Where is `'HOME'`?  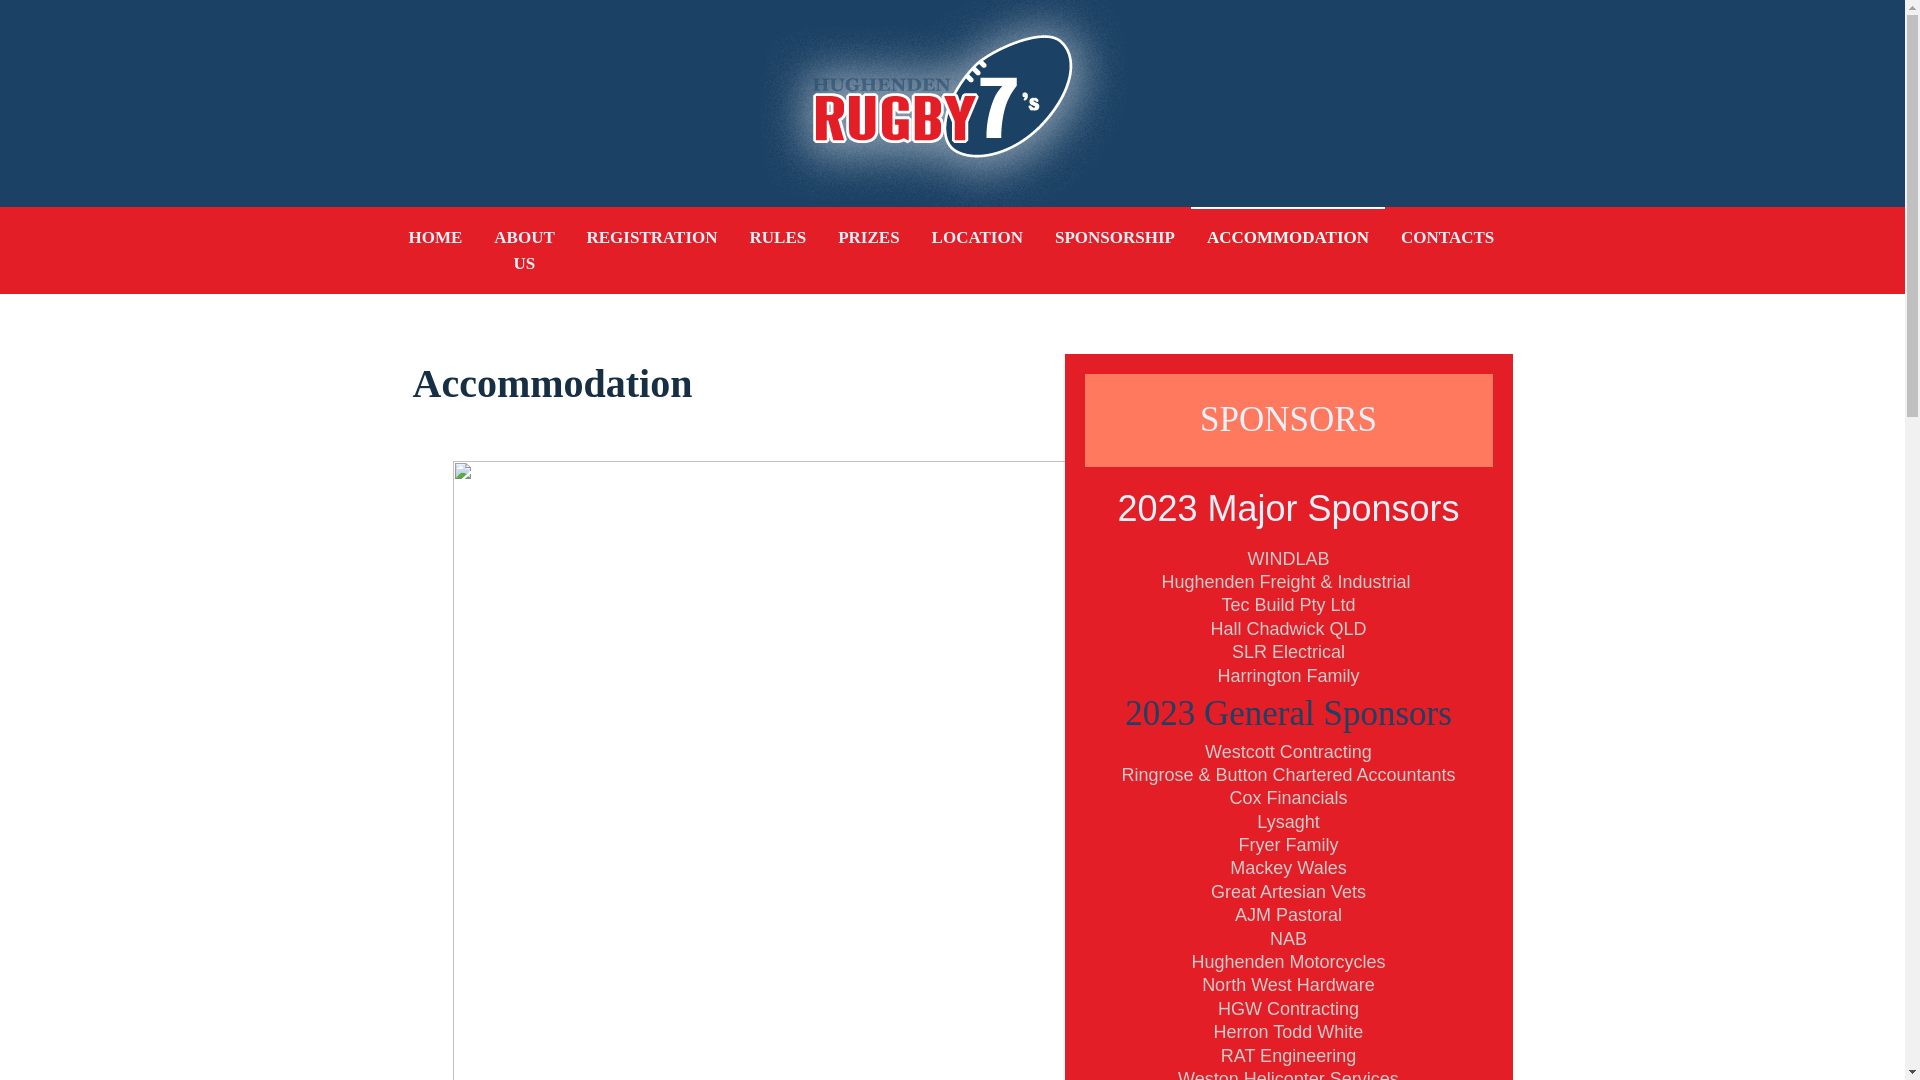 'HOME' is located at coordinates (434, 237).